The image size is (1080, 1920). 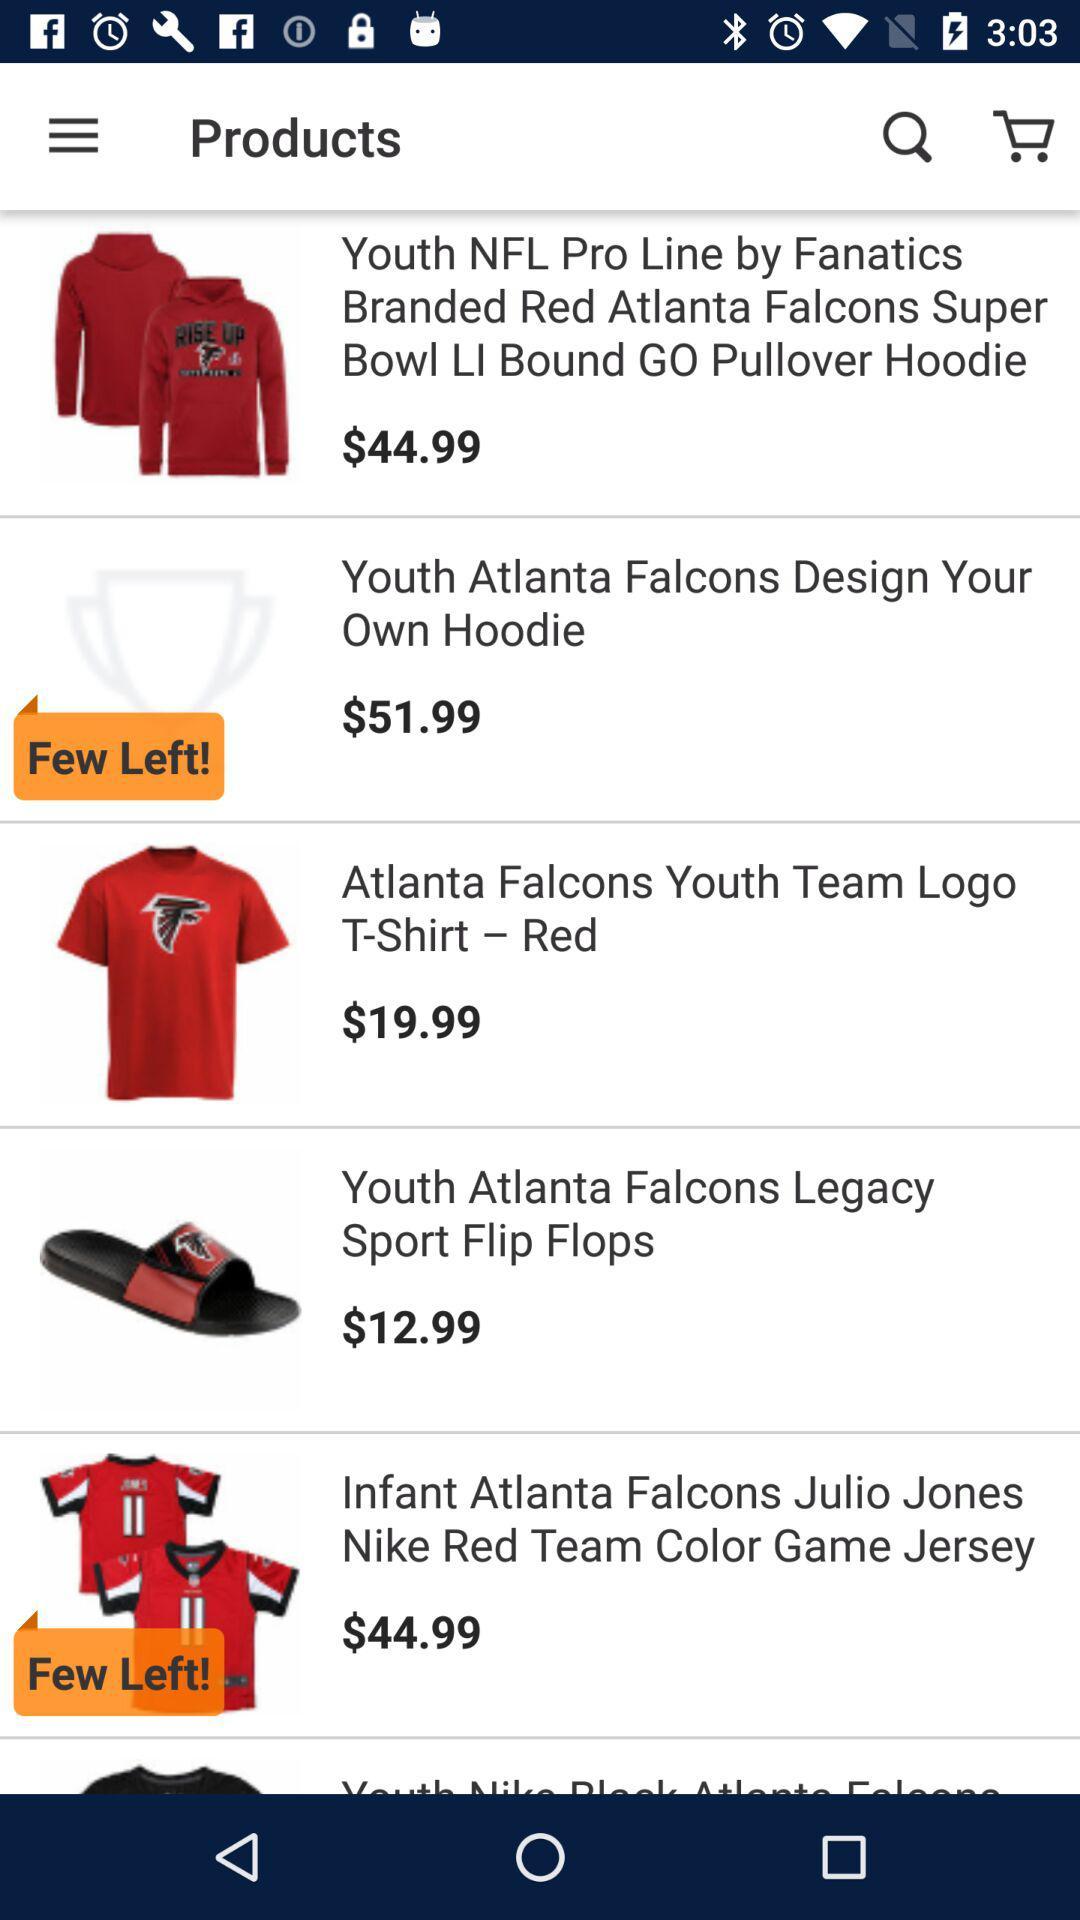 What do you see at coordinates (169, 1278) in the screenshot?
I see `the image which is left to the text 1299` at bounding box center [169, 1278].